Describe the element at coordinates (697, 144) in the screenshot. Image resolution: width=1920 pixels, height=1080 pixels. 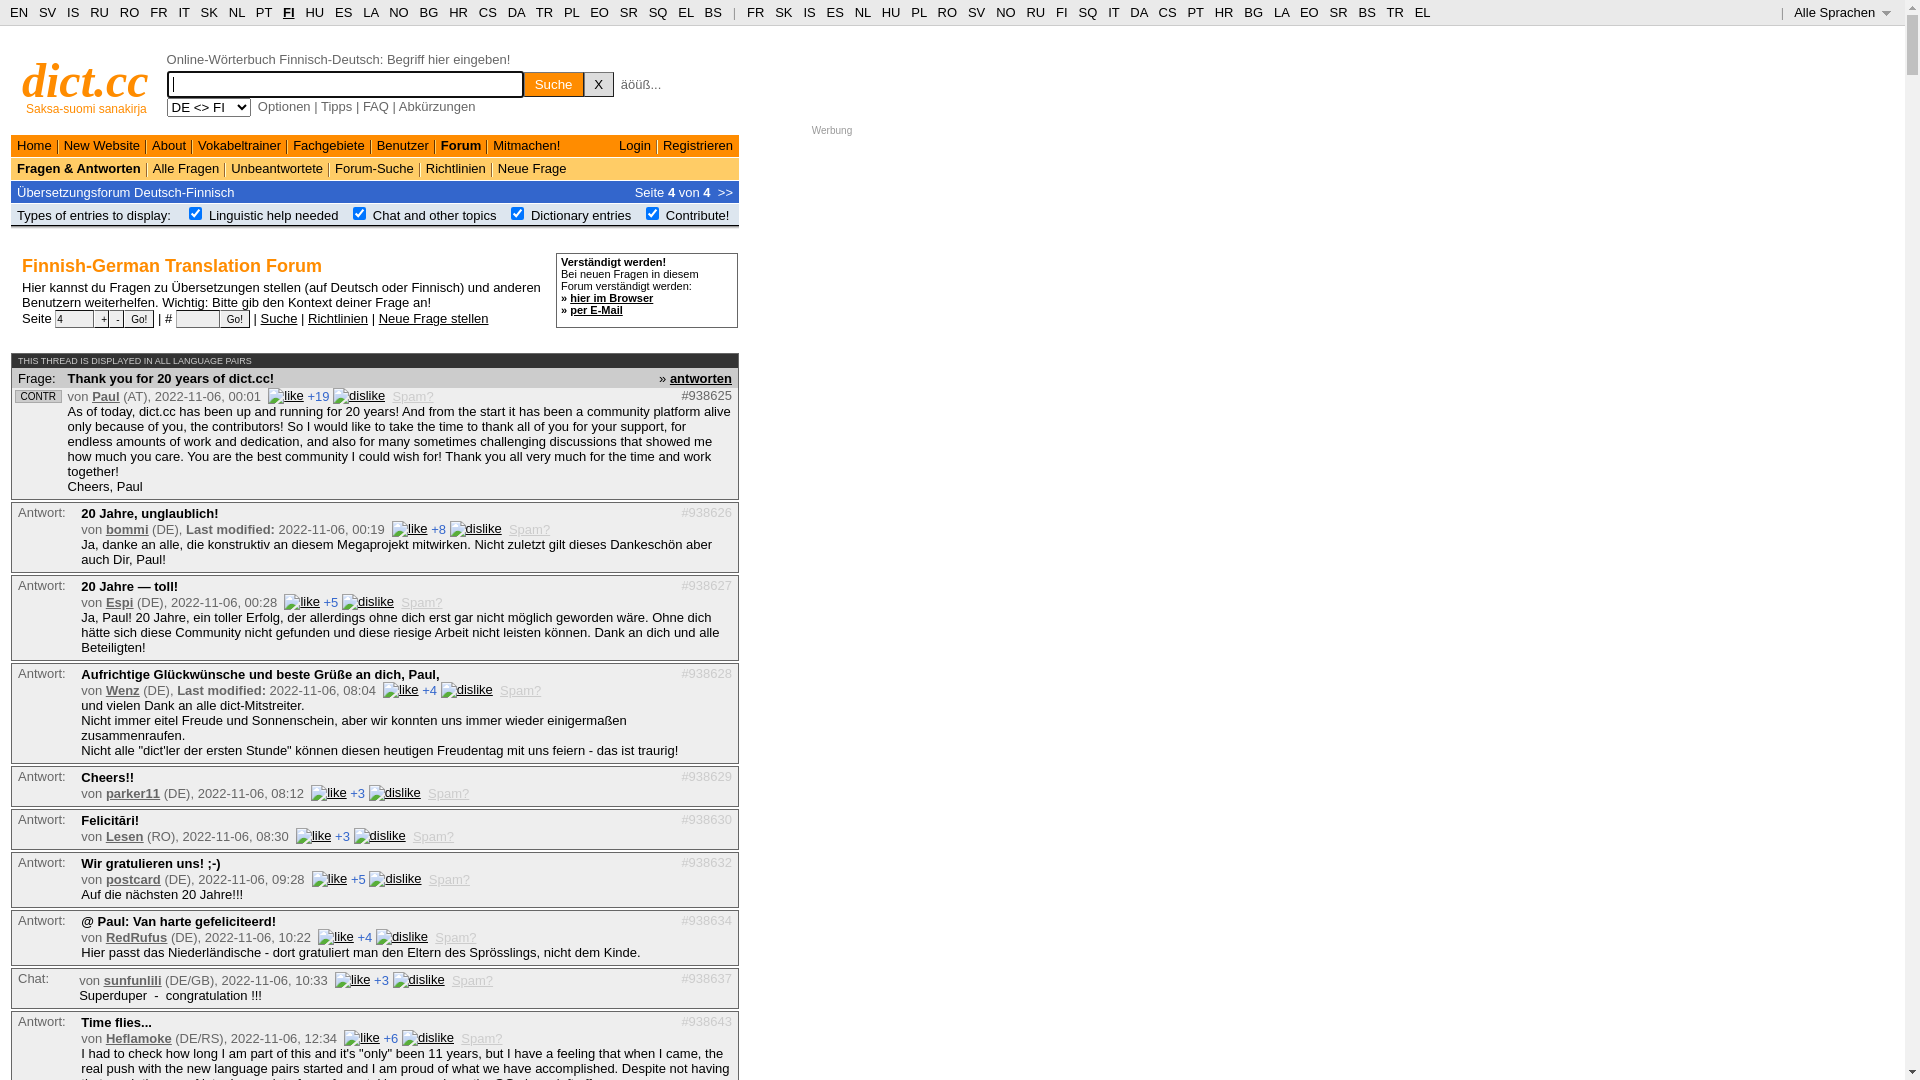
I see `'Registrieren'` at that location.